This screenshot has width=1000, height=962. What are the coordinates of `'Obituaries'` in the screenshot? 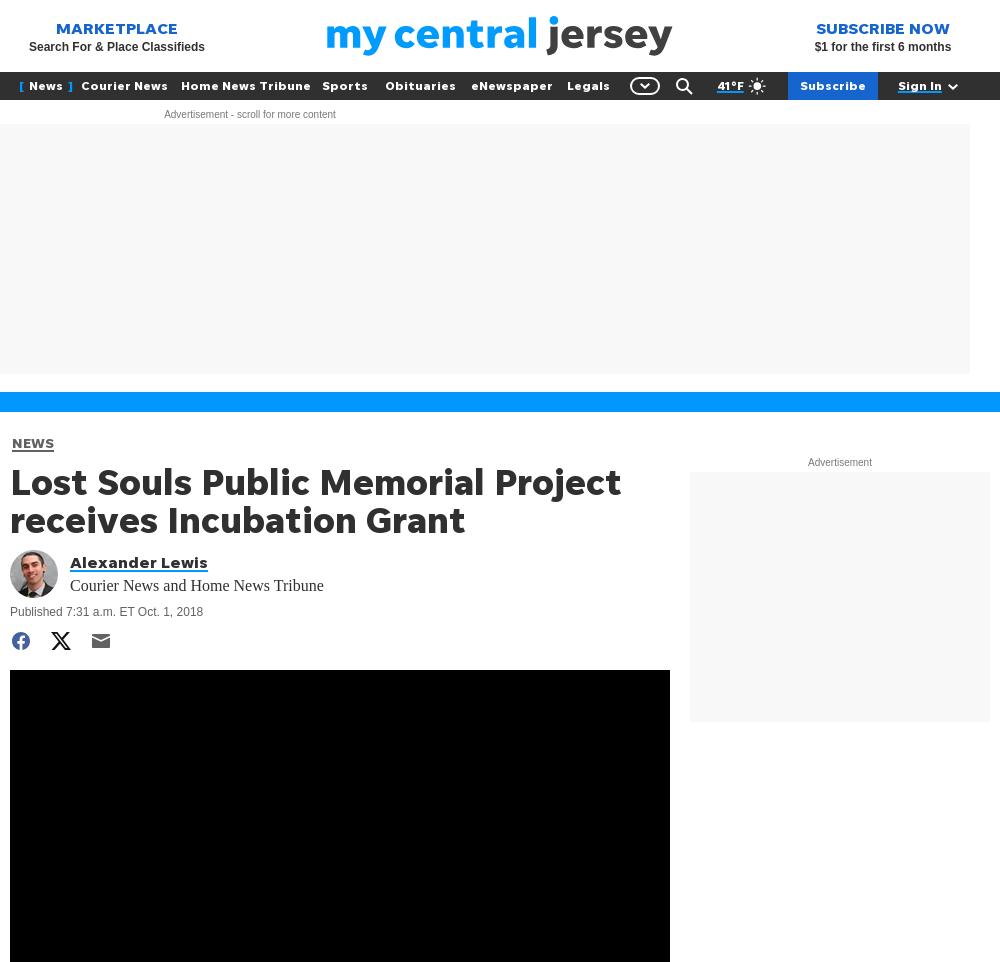 It's located at (384, 85).